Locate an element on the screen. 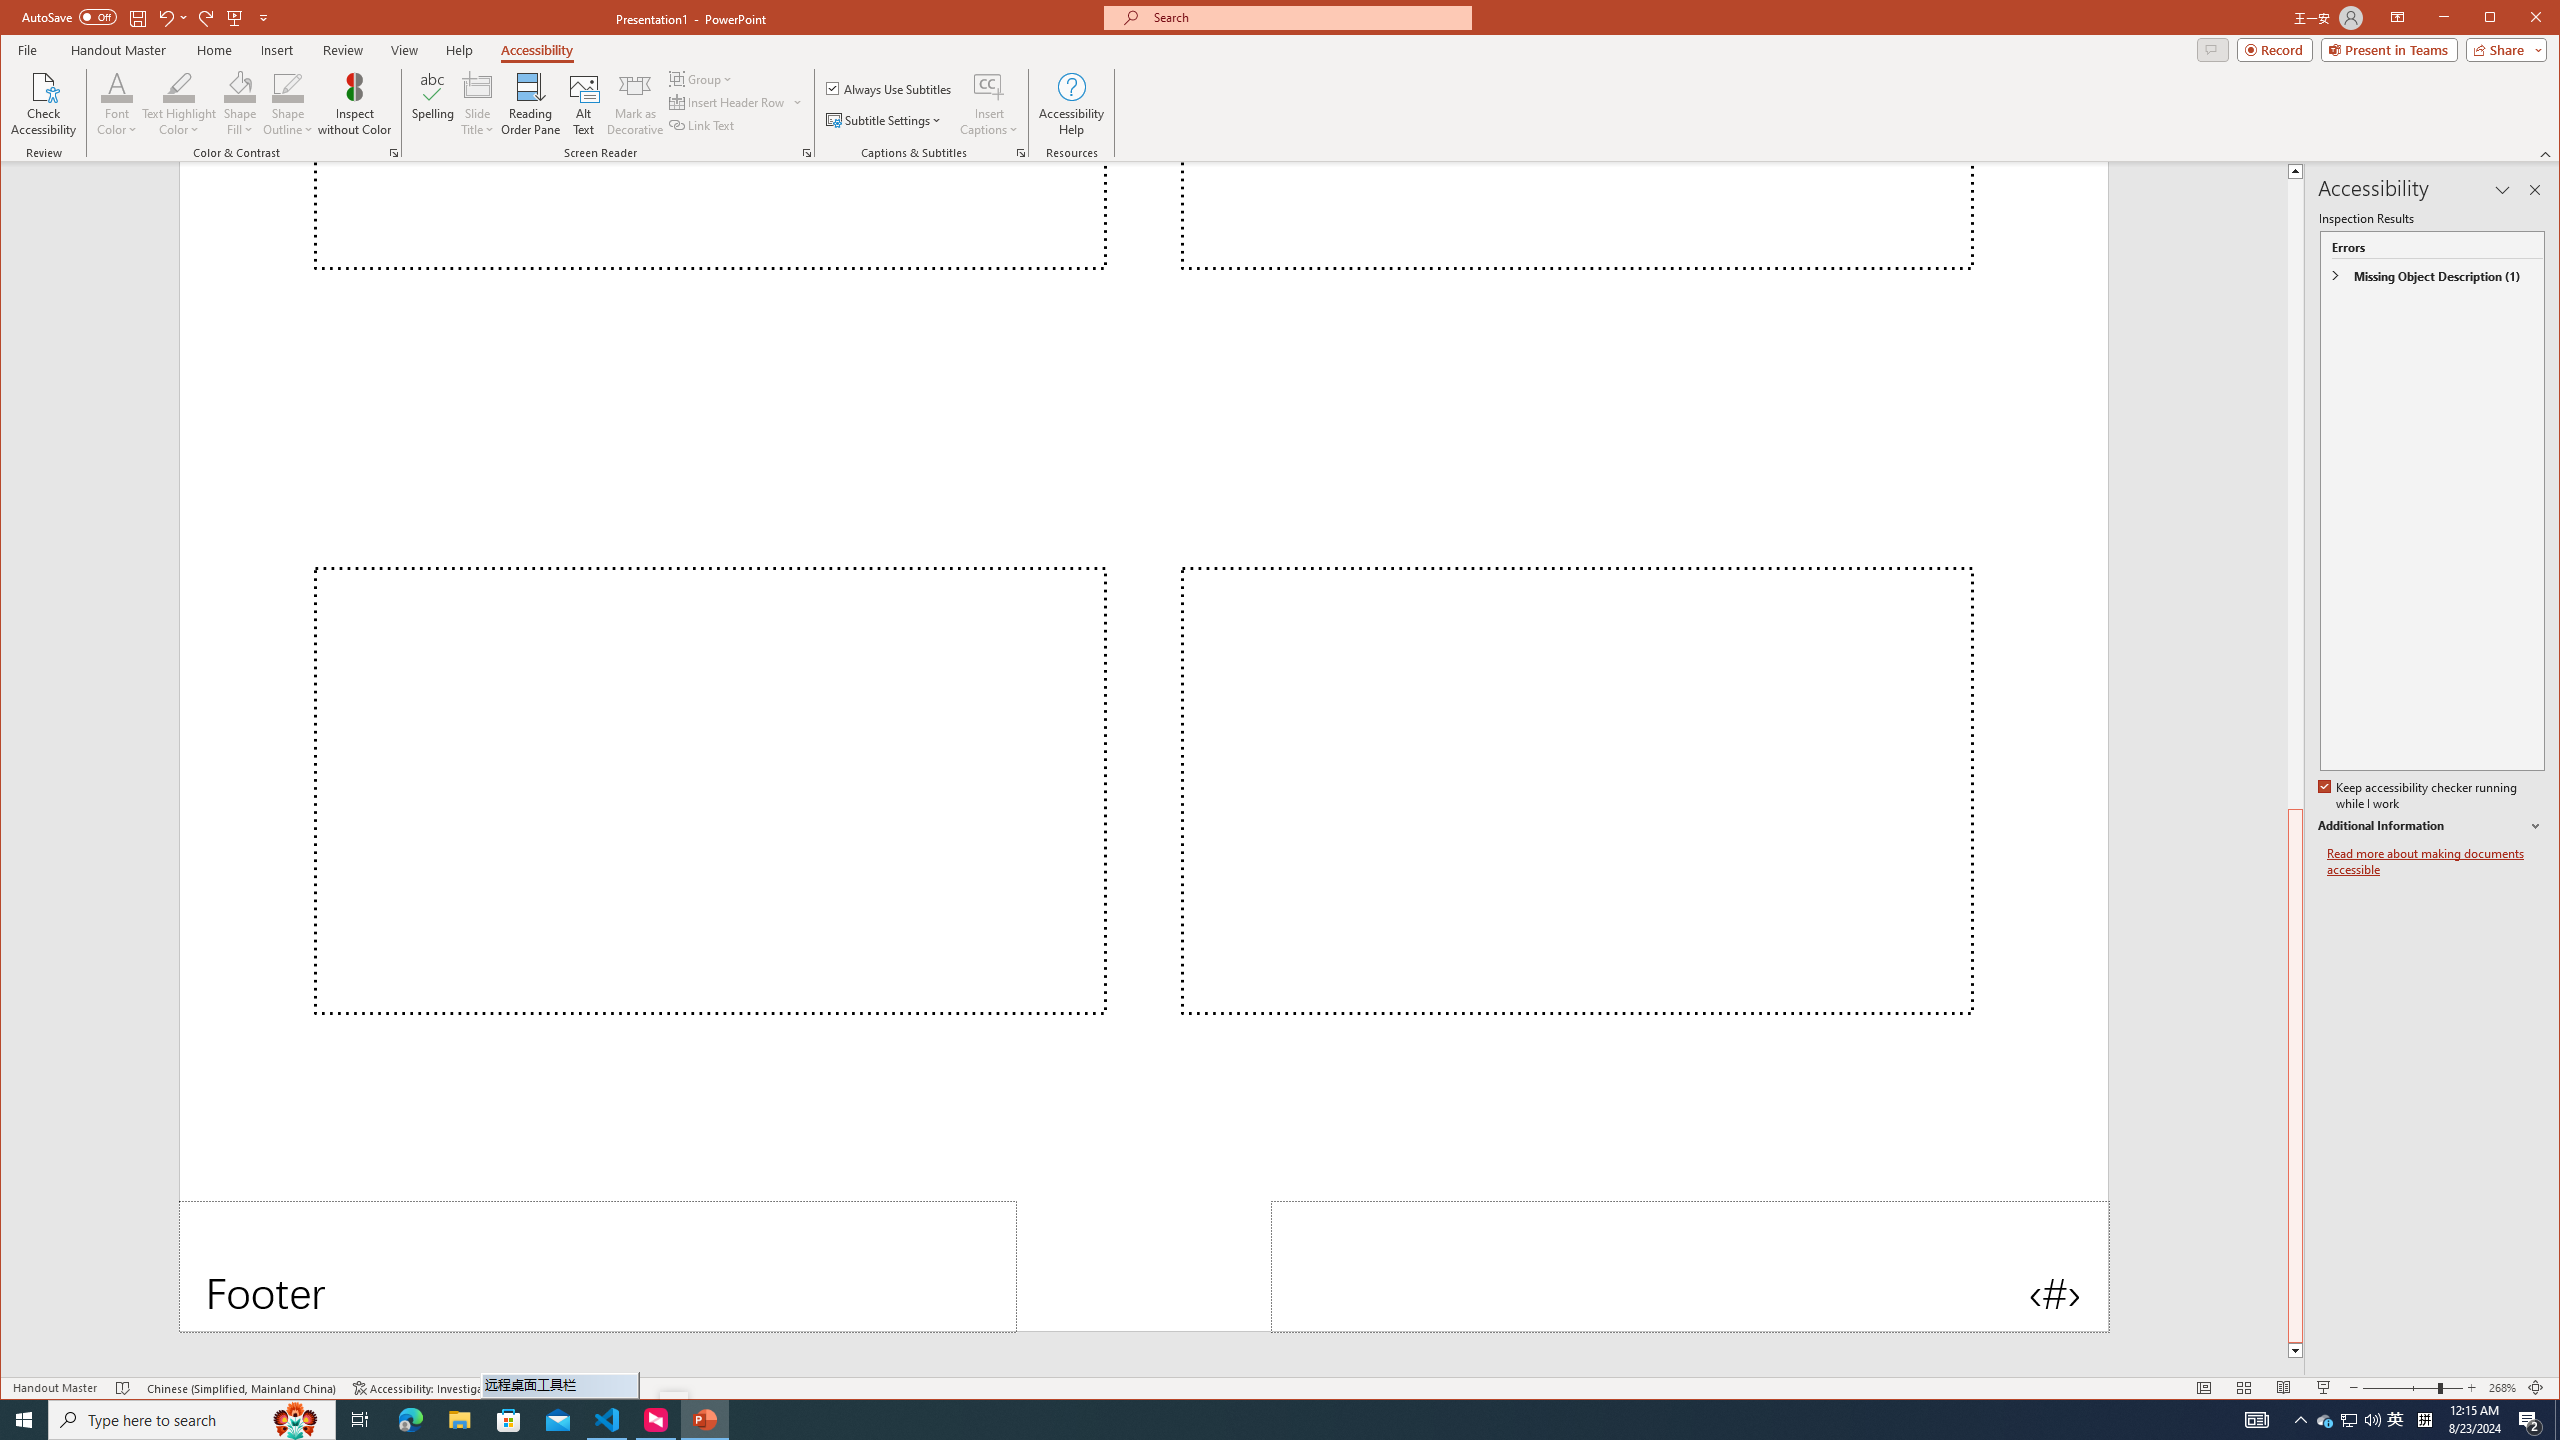 The height and width of the screenshot is (1440, 2560). 'Accessibility' is located at coordinates (537, 49).